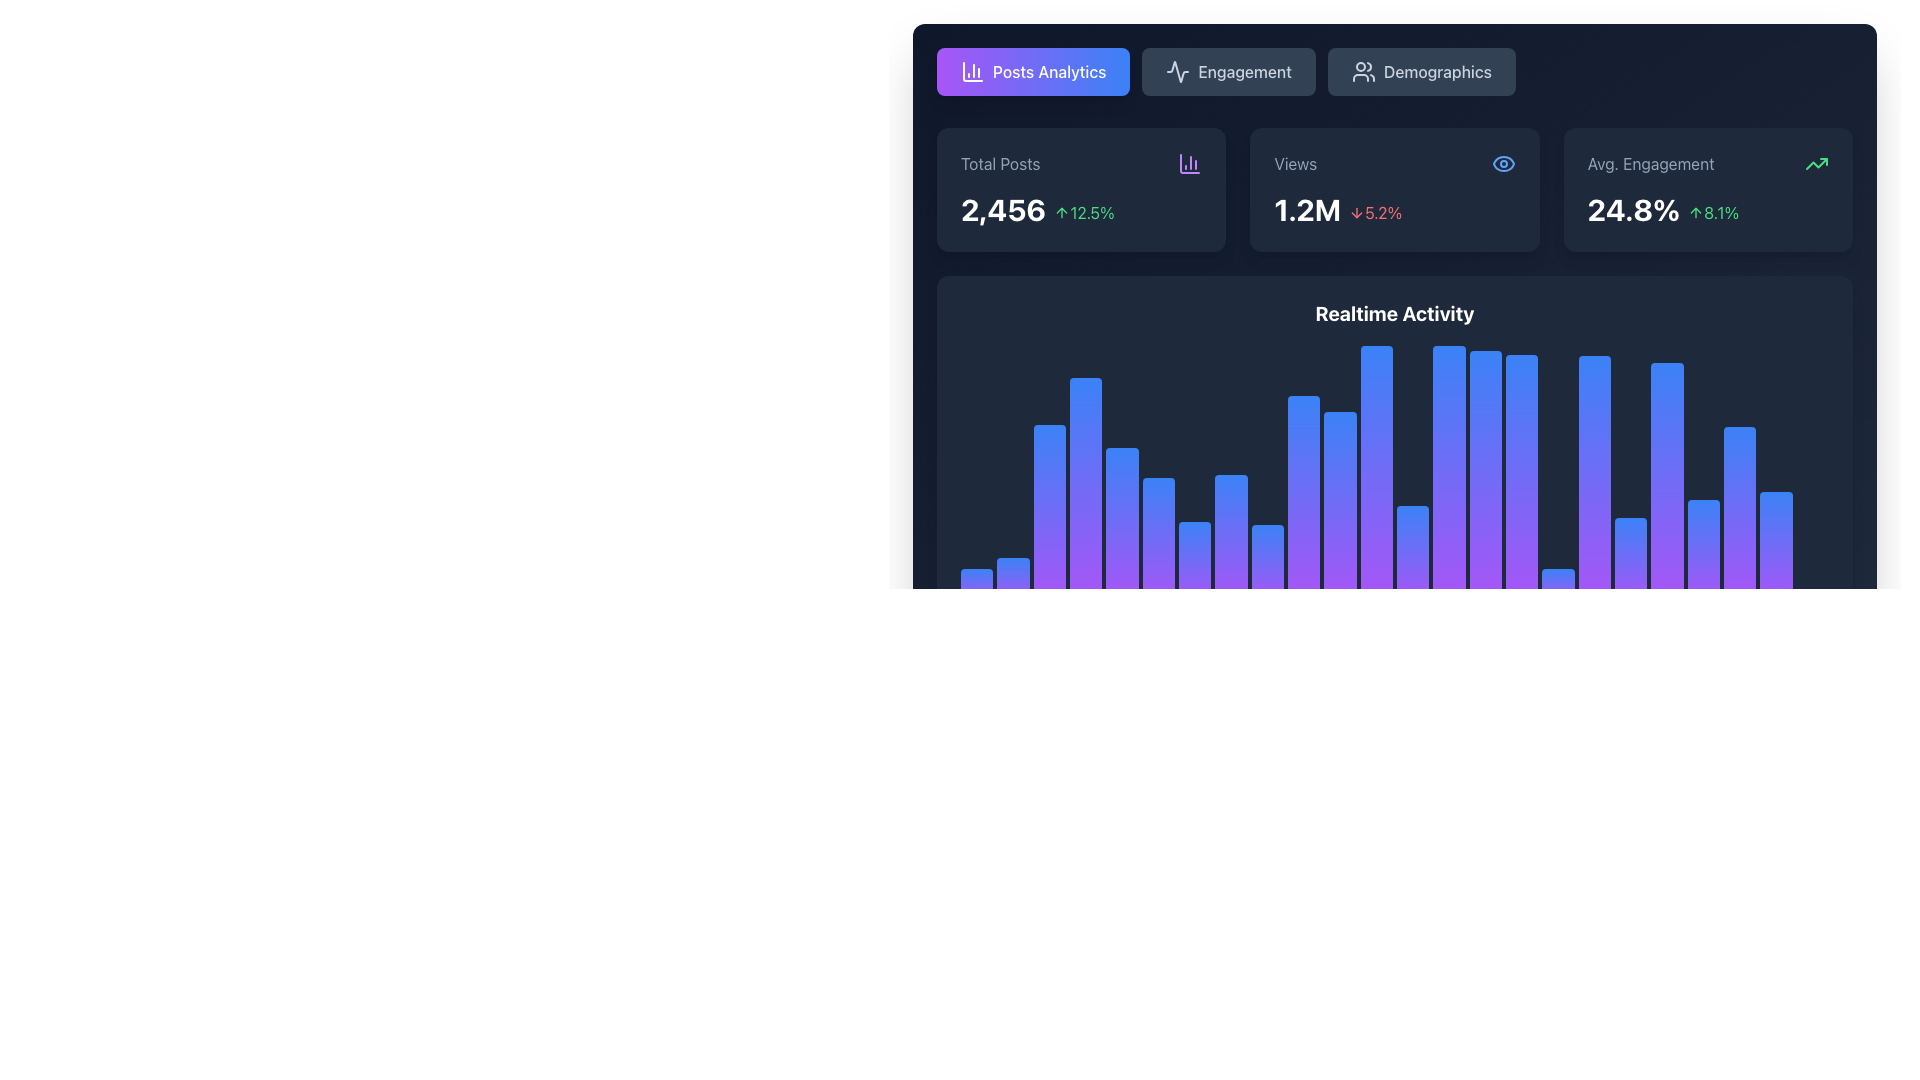 This screenshot has width=1920, height=1080. Describe the element at coordinates (1195, 587) in the screenshot. I see `value of the seventh vertical bar in the bar chart, which has a gradient from blue to purple and rounded top edges` at that location.